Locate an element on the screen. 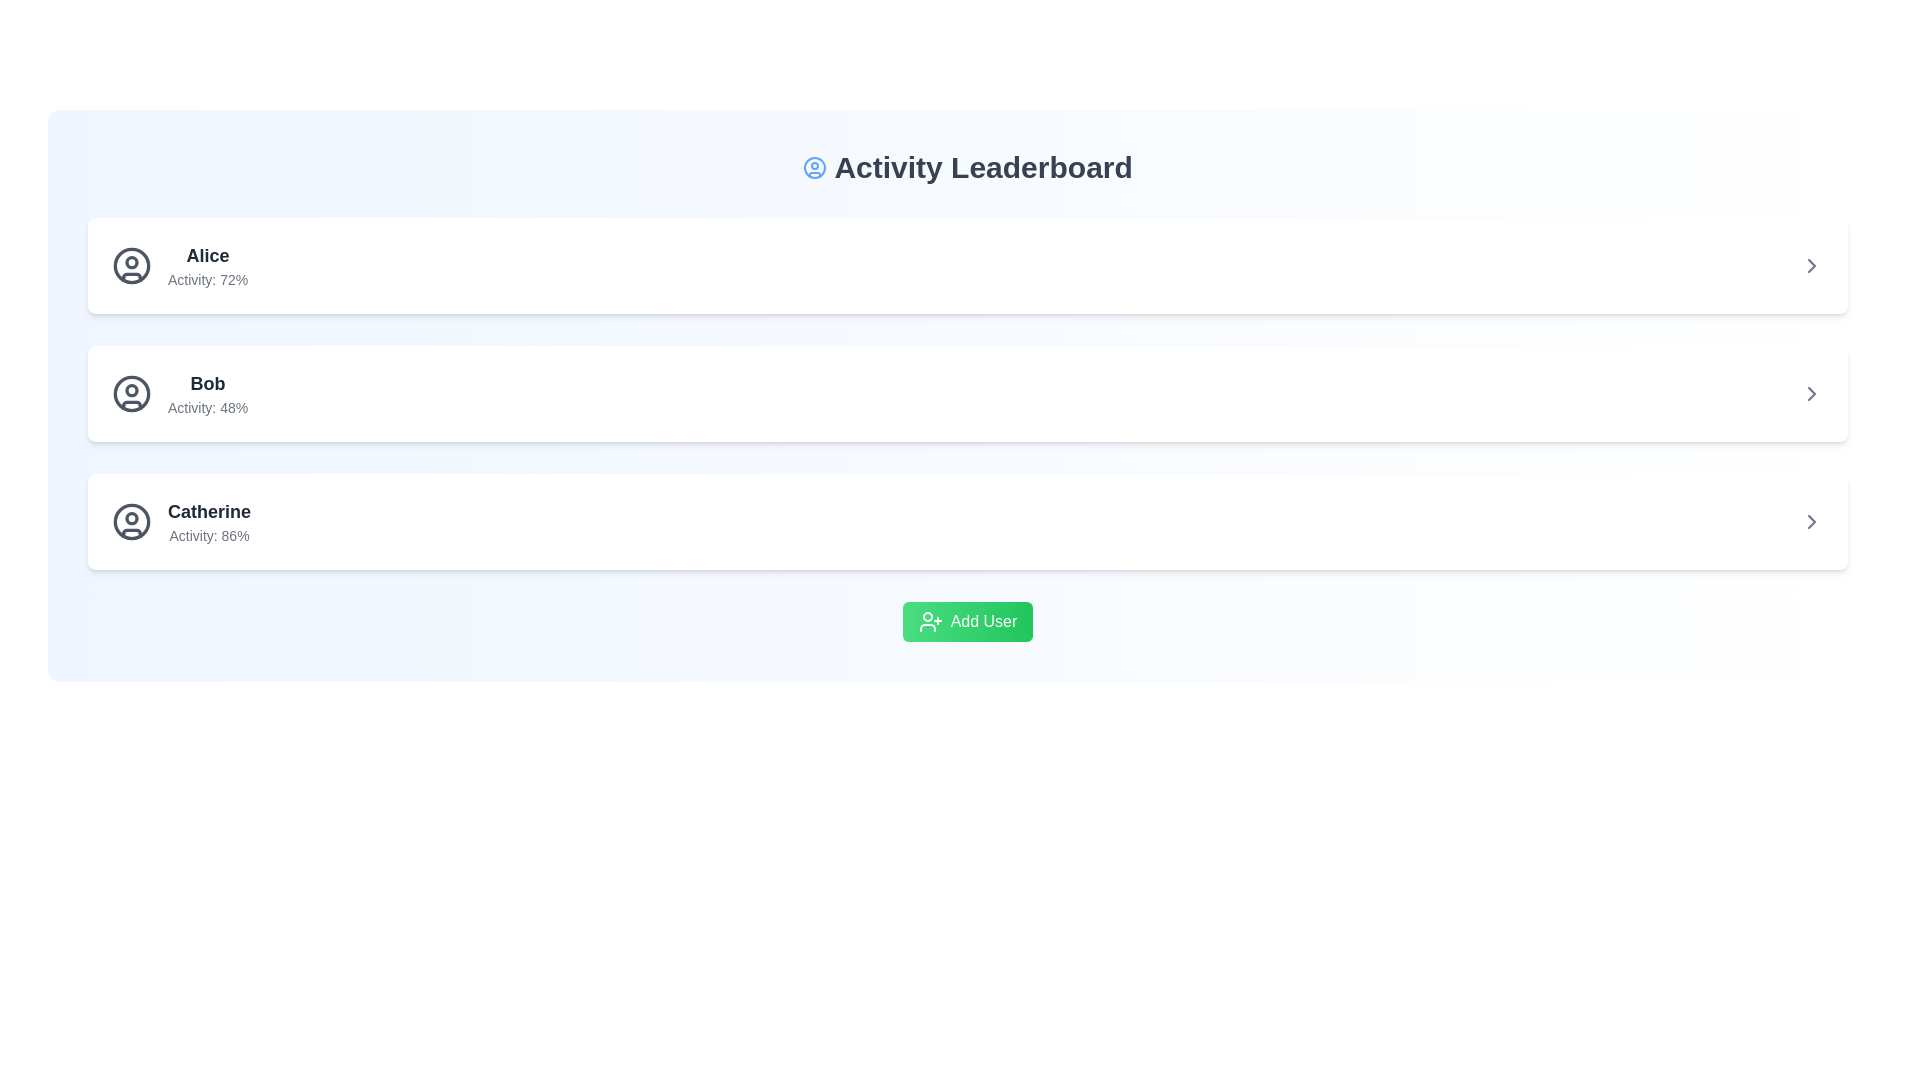  the decorative icon representing user activity related to the 'Activity Leaderboard' title, positioned to the left of the title text is located at coordinates (815, 167).